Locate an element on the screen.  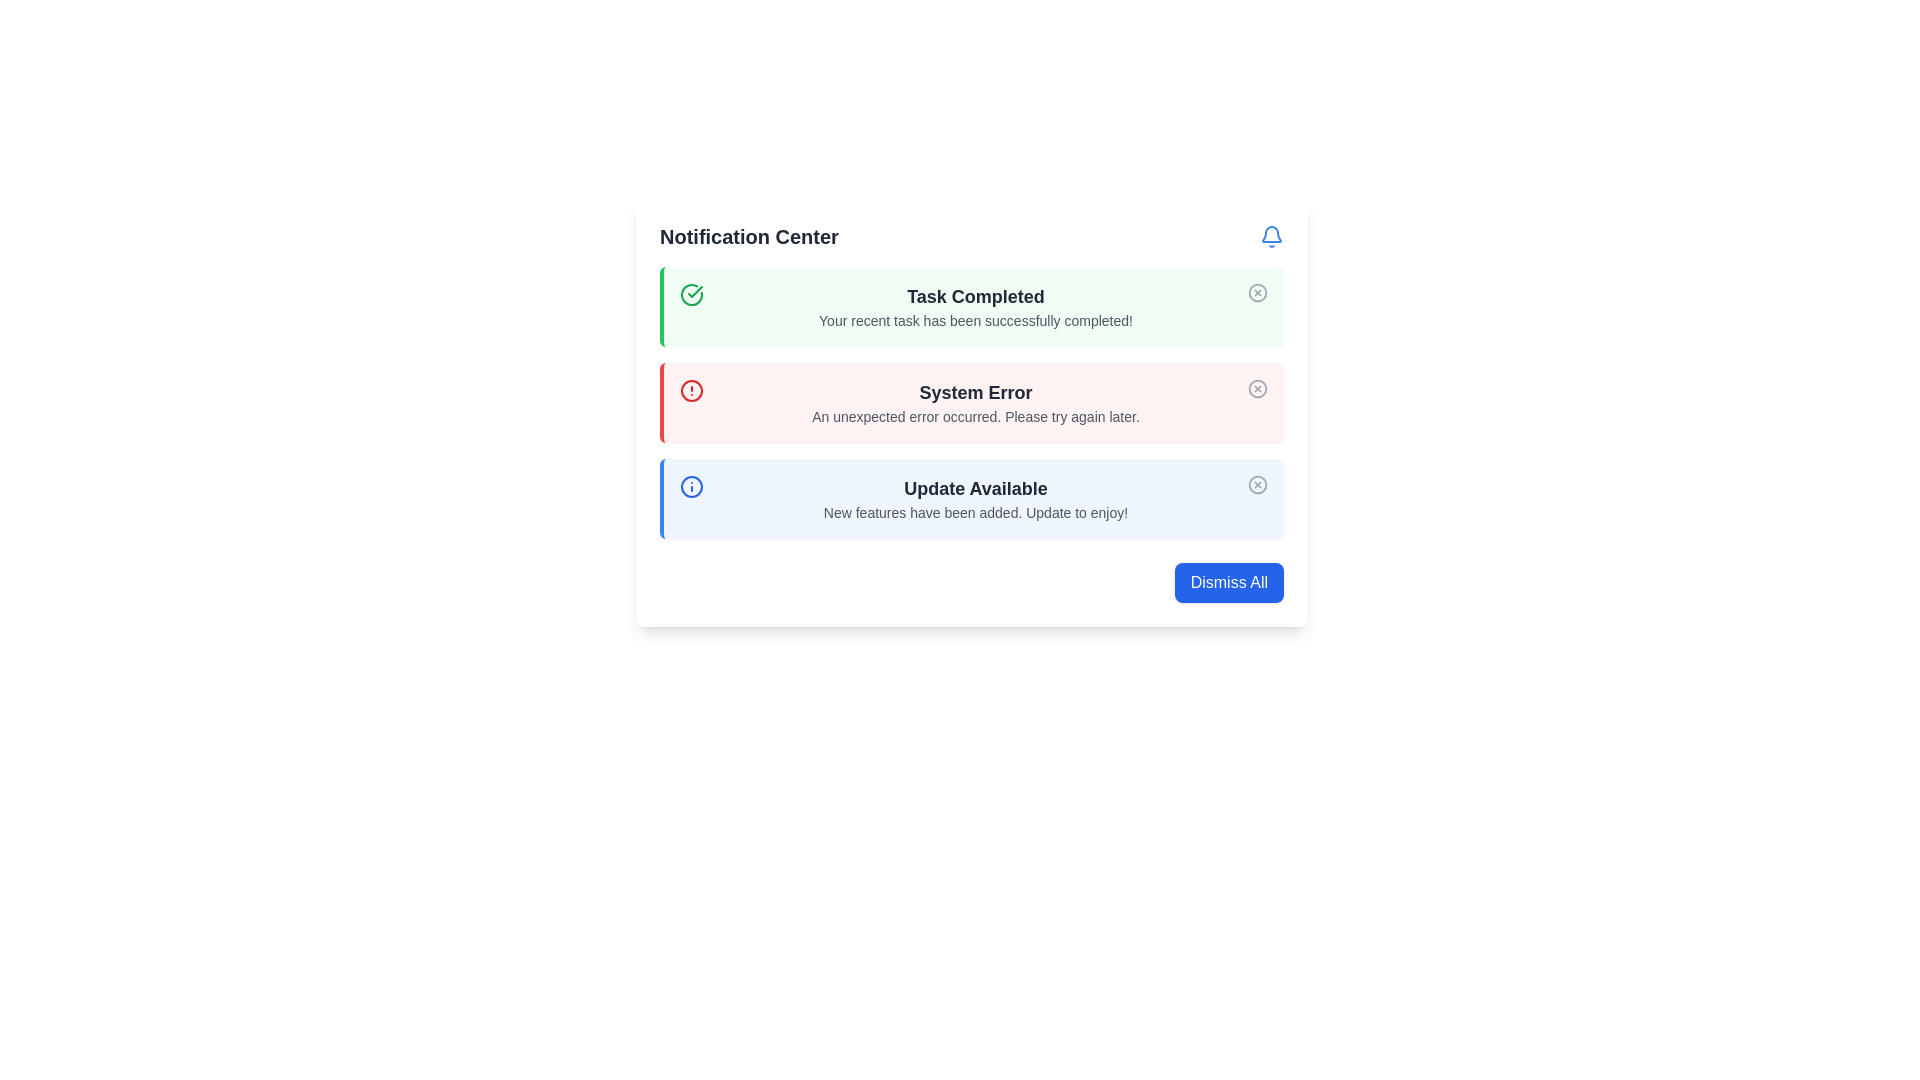
notification message text that informs the user of a system error, located beneath the header 'System Error.' is located at coordinates (975, 415).